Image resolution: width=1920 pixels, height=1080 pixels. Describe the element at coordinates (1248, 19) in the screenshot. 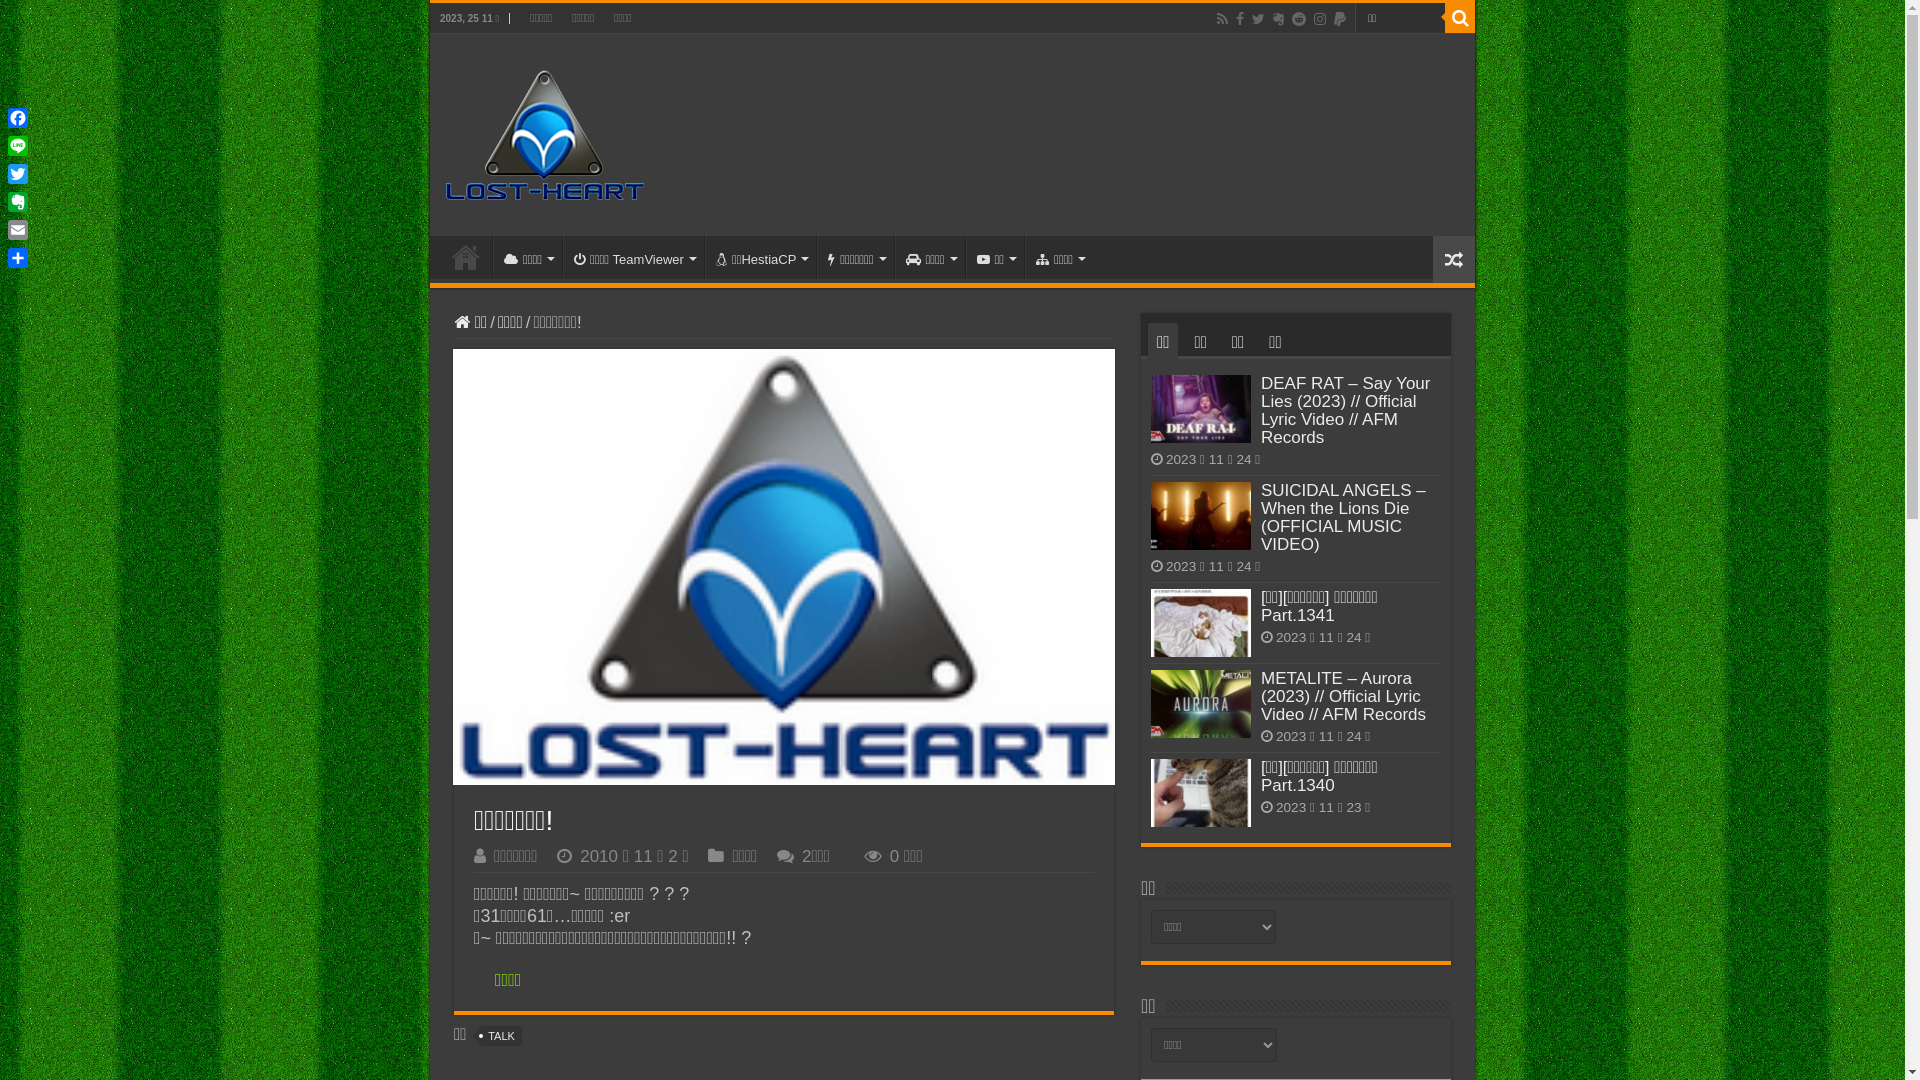

I see `'Twitter'` at that location.